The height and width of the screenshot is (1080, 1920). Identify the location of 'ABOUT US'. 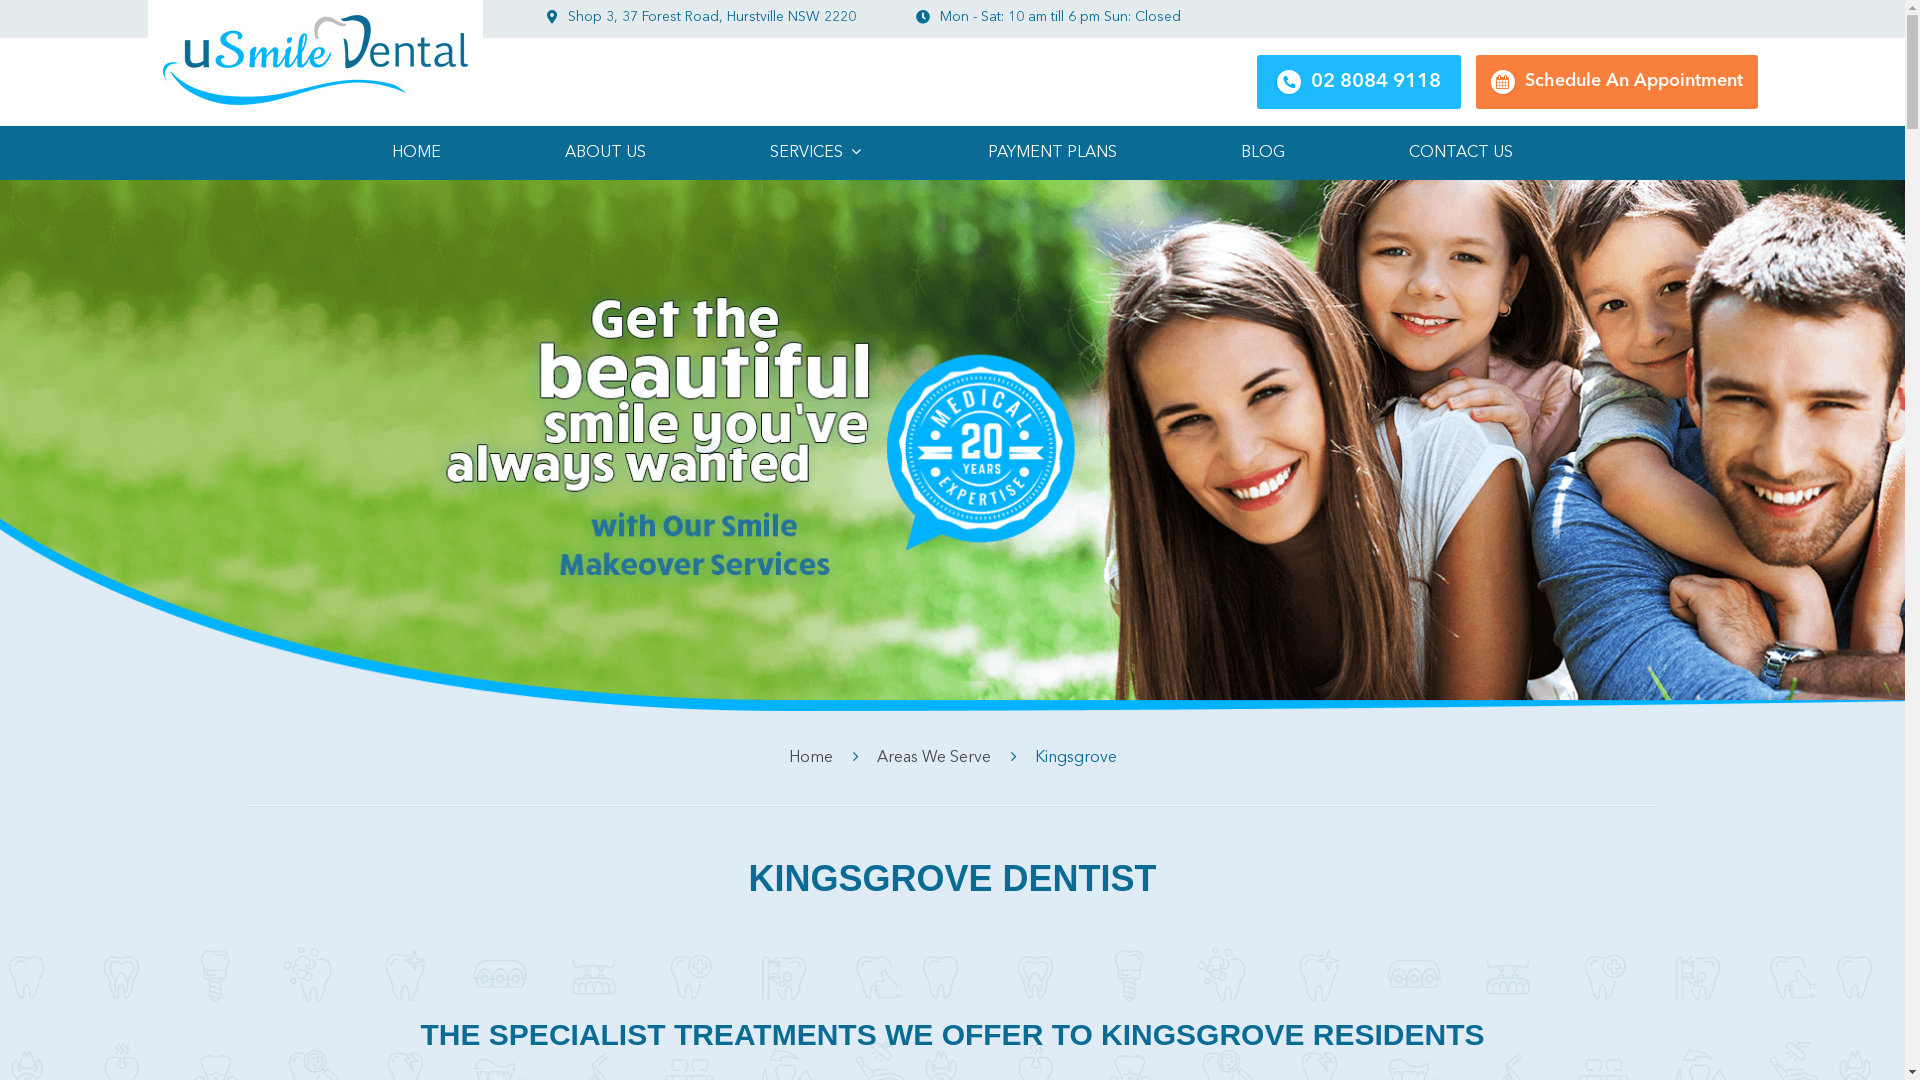
(504, 152).